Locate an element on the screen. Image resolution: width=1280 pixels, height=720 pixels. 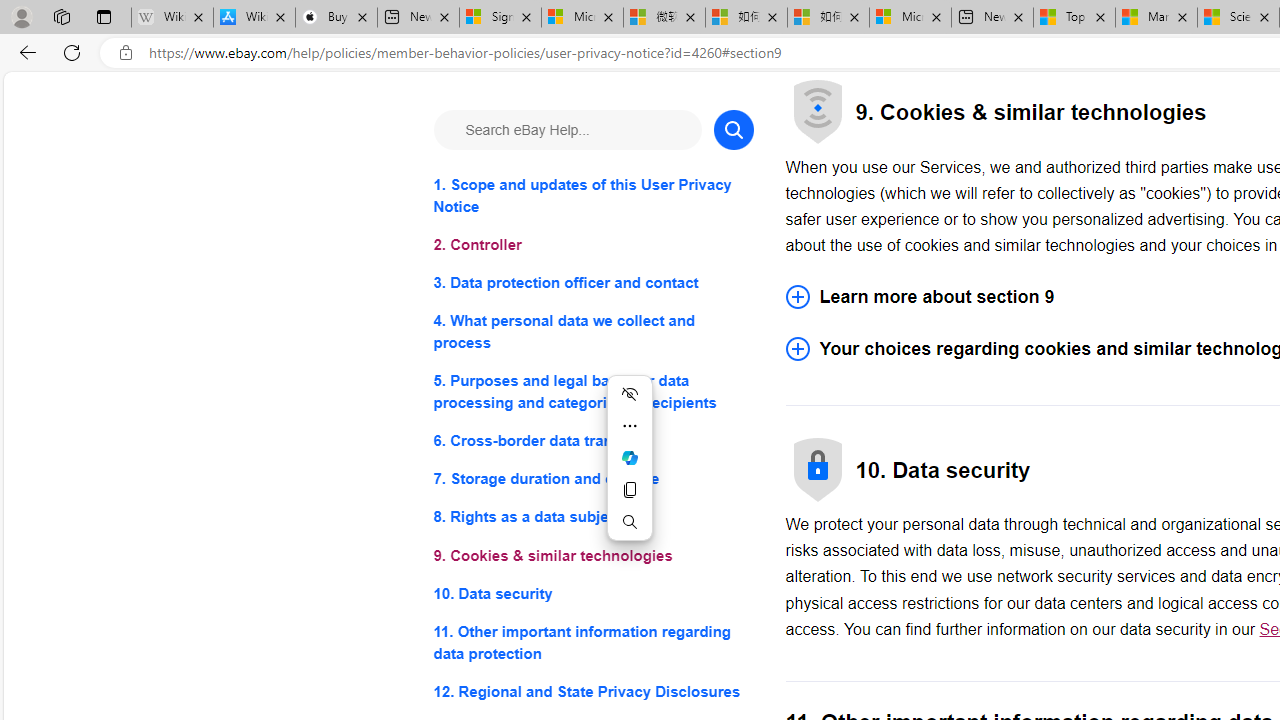
'Copy' is located at coordinates (628, 489).